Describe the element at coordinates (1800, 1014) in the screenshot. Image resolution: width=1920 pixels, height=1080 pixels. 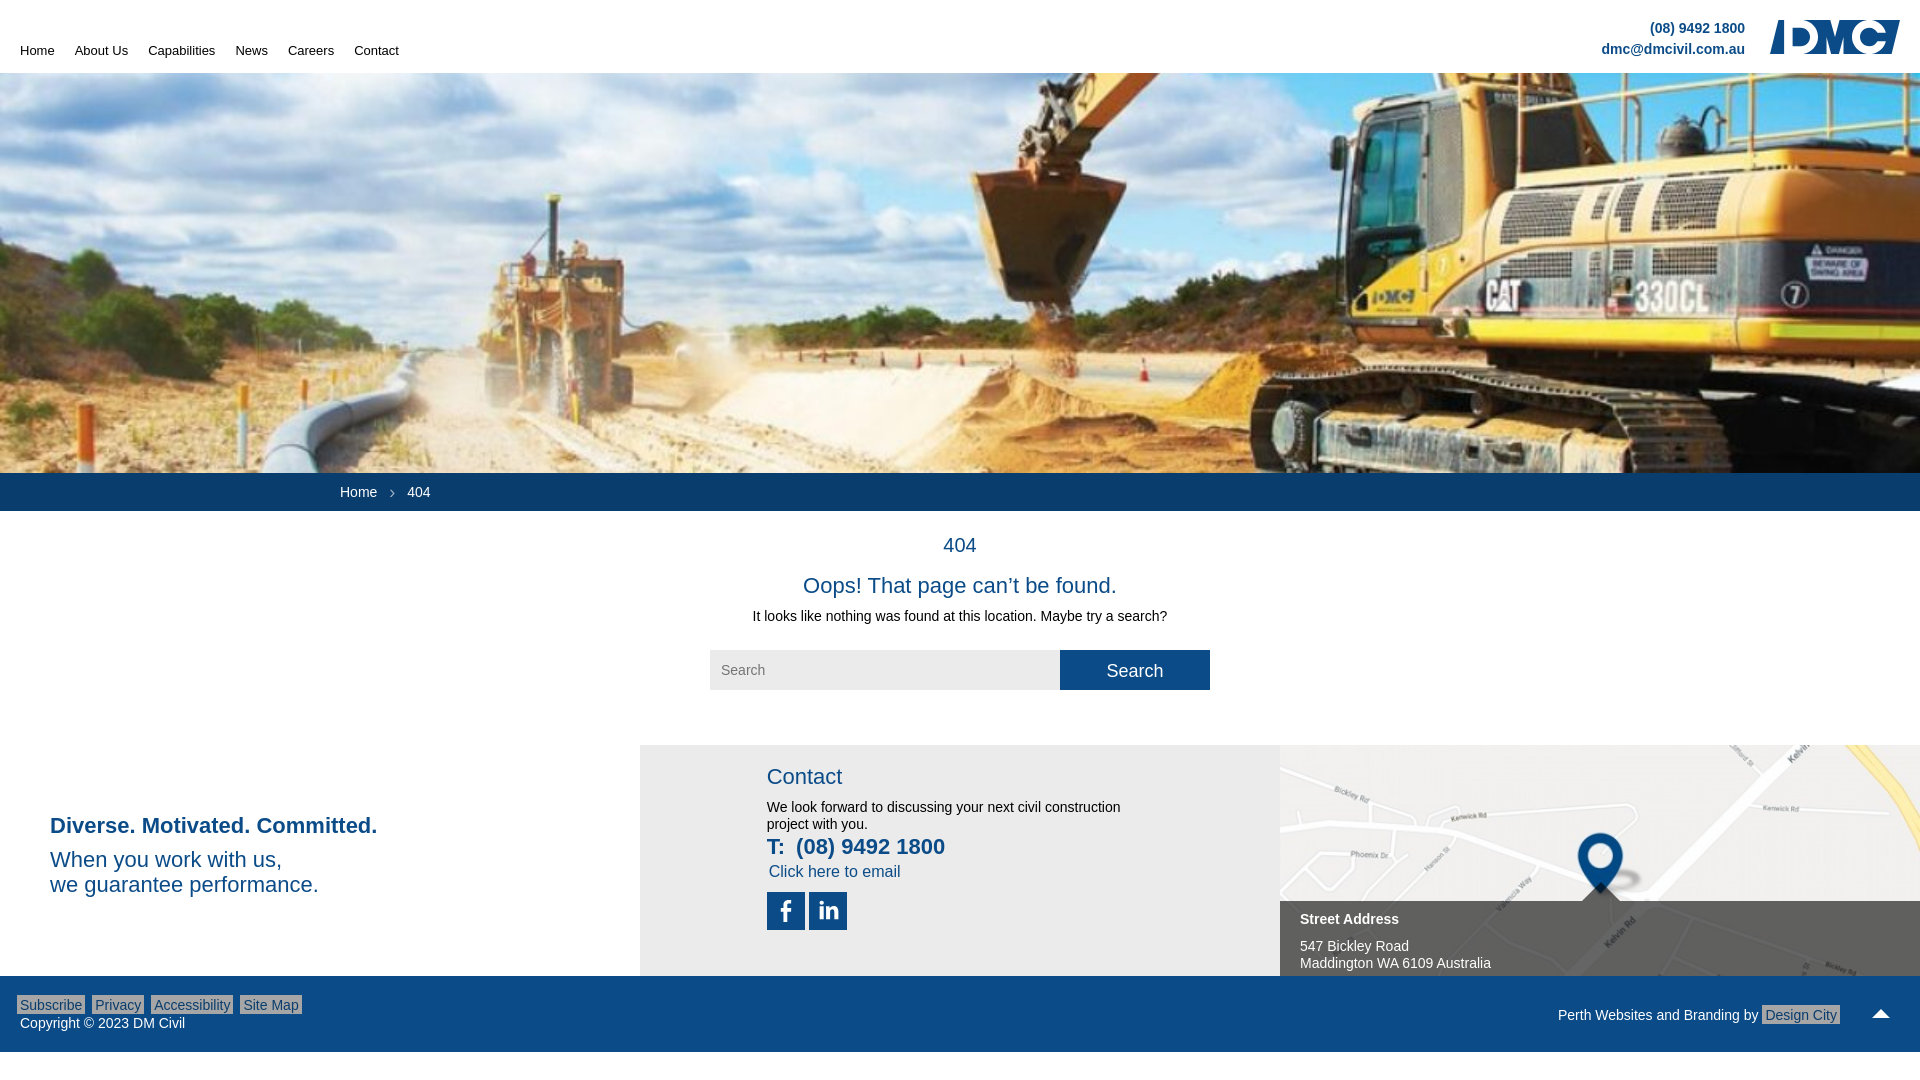
I see `'Design City'` at that location.